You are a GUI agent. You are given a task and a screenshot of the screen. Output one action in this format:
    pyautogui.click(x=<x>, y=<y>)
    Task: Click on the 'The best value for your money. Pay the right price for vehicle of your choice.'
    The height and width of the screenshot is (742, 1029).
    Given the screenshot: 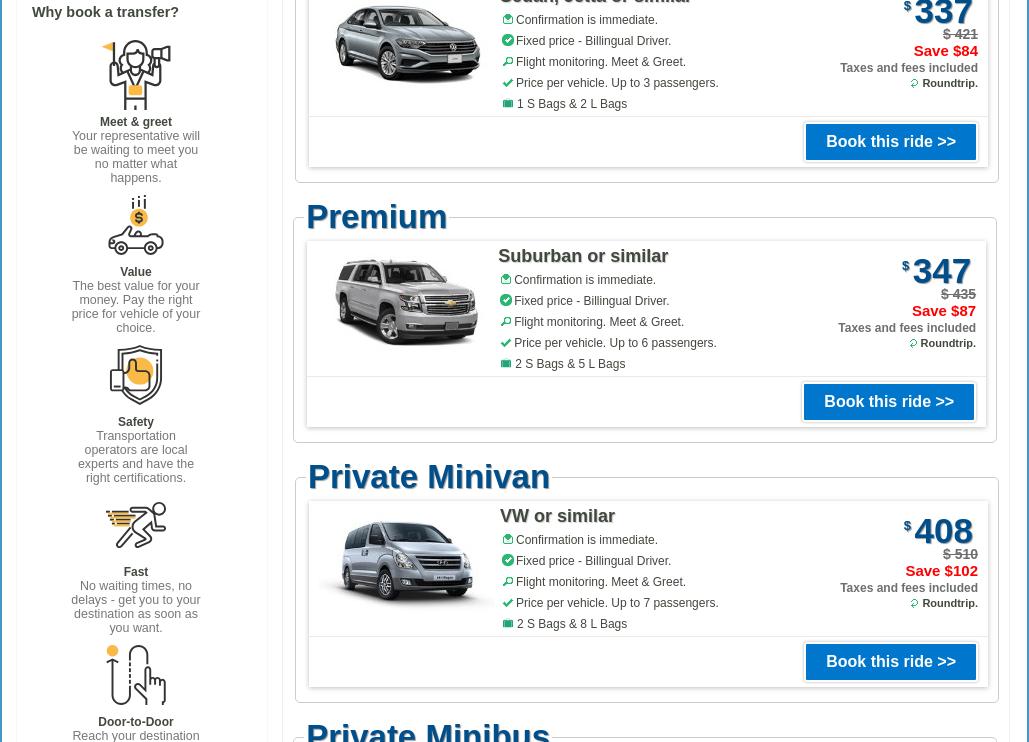 What is the action you would take?
    pyautogui.click(x=134, y=306)
    